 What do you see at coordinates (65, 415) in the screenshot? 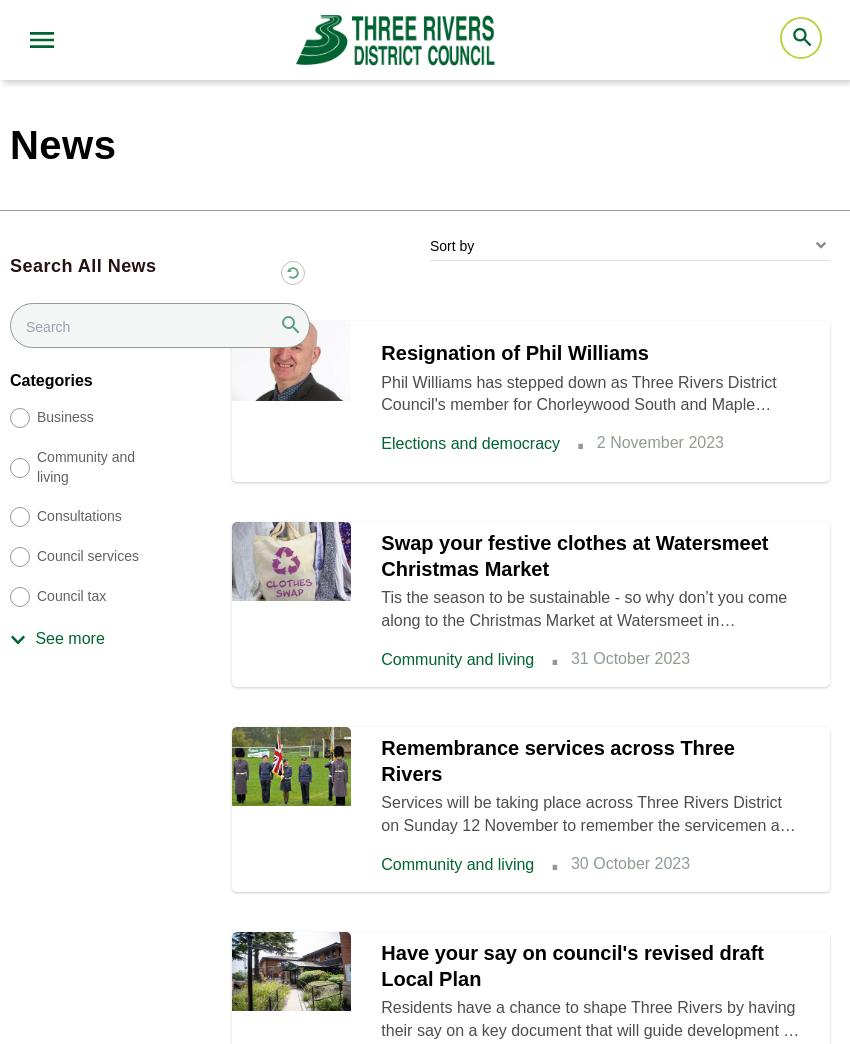
I see `'Business'` at bounding box center [65, 415].